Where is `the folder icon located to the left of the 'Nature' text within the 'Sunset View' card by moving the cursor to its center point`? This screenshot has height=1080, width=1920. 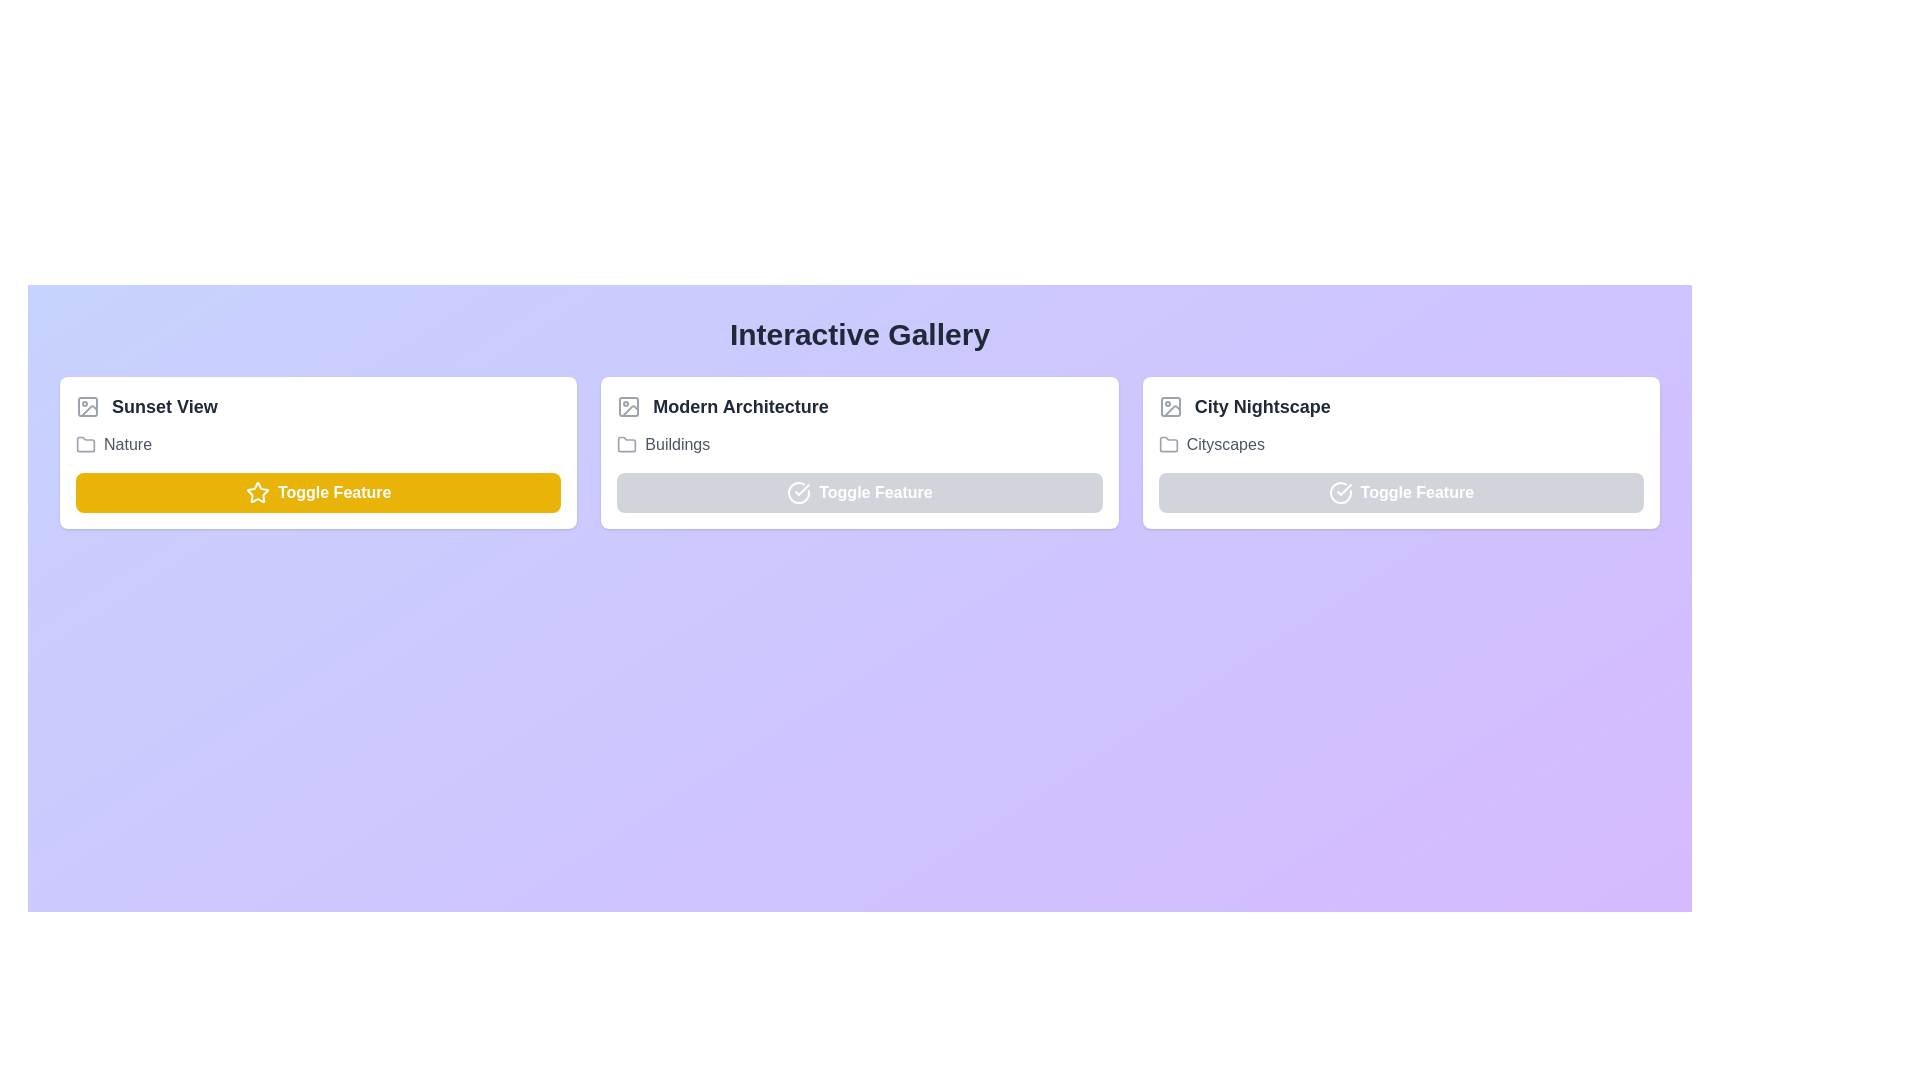 the folder icon located to the left of the 'Nature' text within the 'Sunset View' card by moving the cursor to its center point is located at coordinates (85, 443).